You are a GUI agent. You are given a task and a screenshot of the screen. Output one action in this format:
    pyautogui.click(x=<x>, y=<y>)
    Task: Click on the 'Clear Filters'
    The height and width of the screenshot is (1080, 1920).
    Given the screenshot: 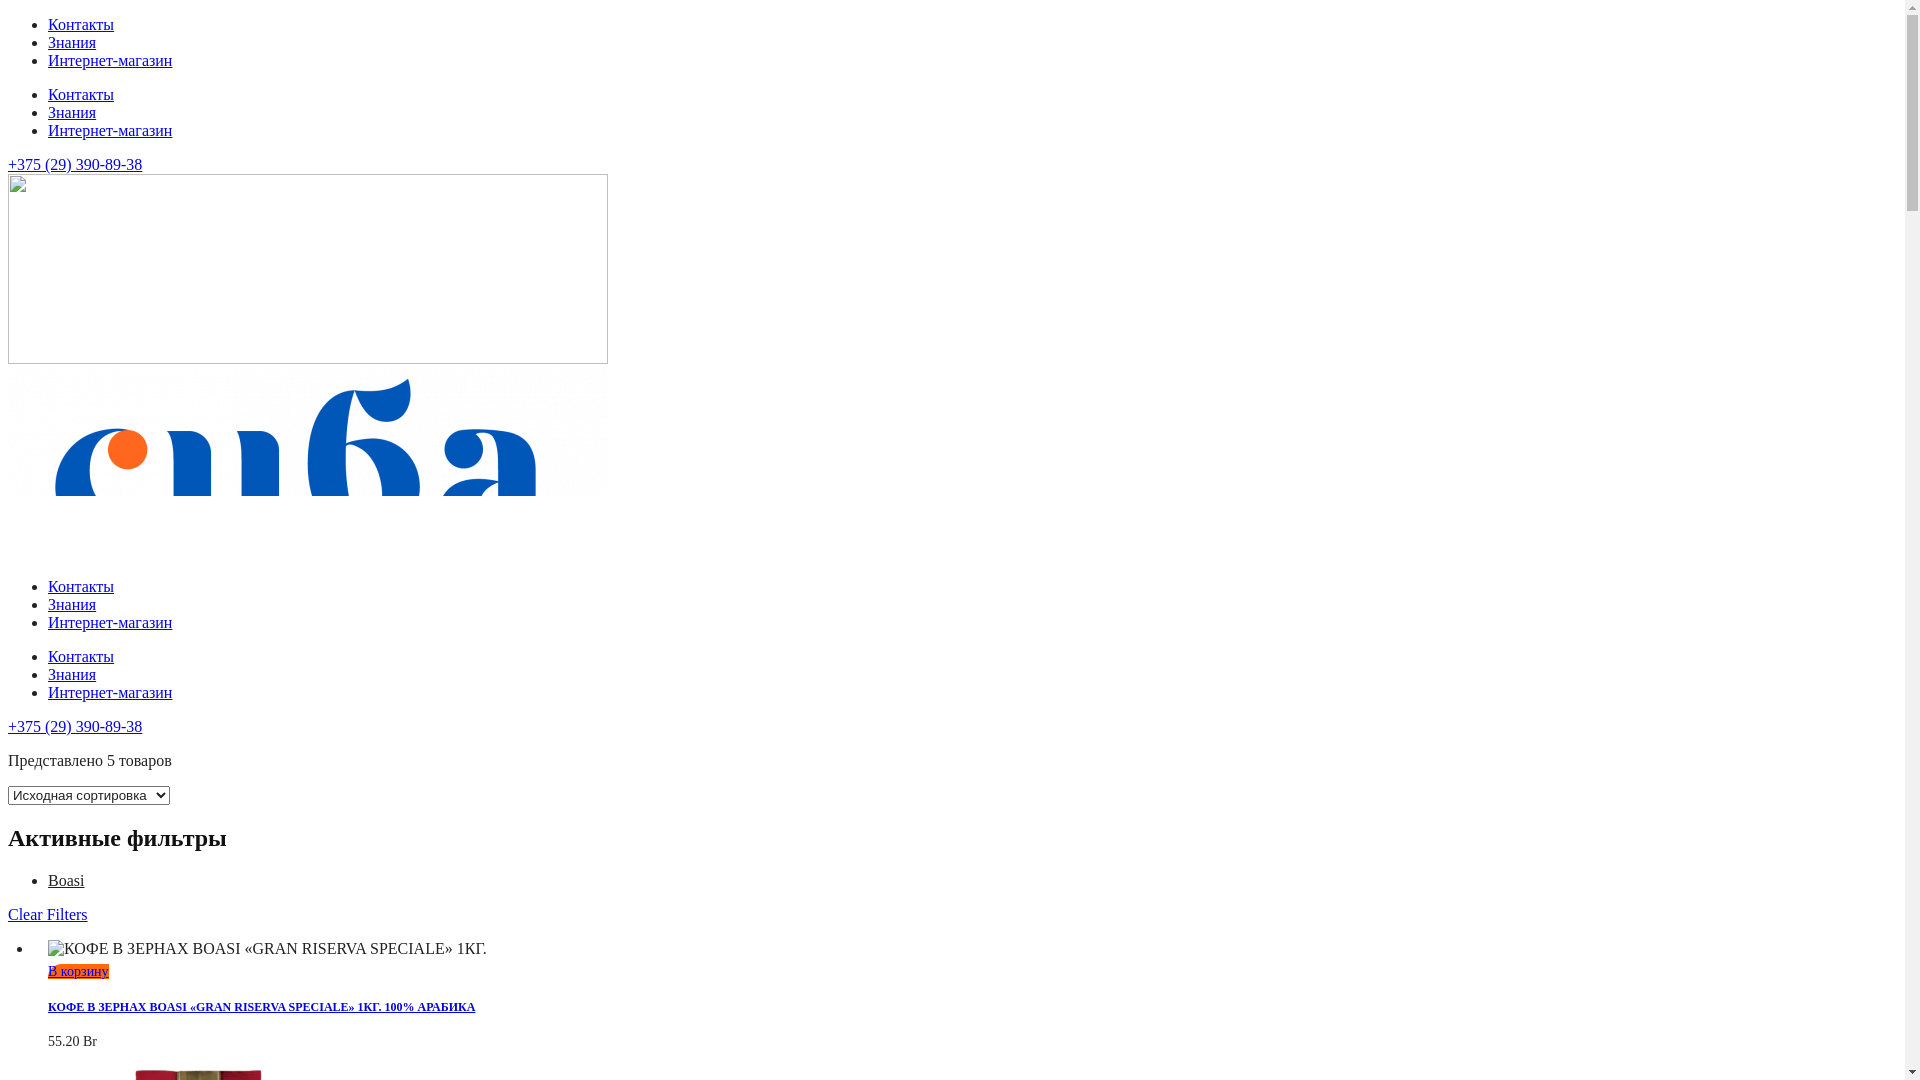 What is the action you would take?
    pyautogui.click(x=48, y=914)
    